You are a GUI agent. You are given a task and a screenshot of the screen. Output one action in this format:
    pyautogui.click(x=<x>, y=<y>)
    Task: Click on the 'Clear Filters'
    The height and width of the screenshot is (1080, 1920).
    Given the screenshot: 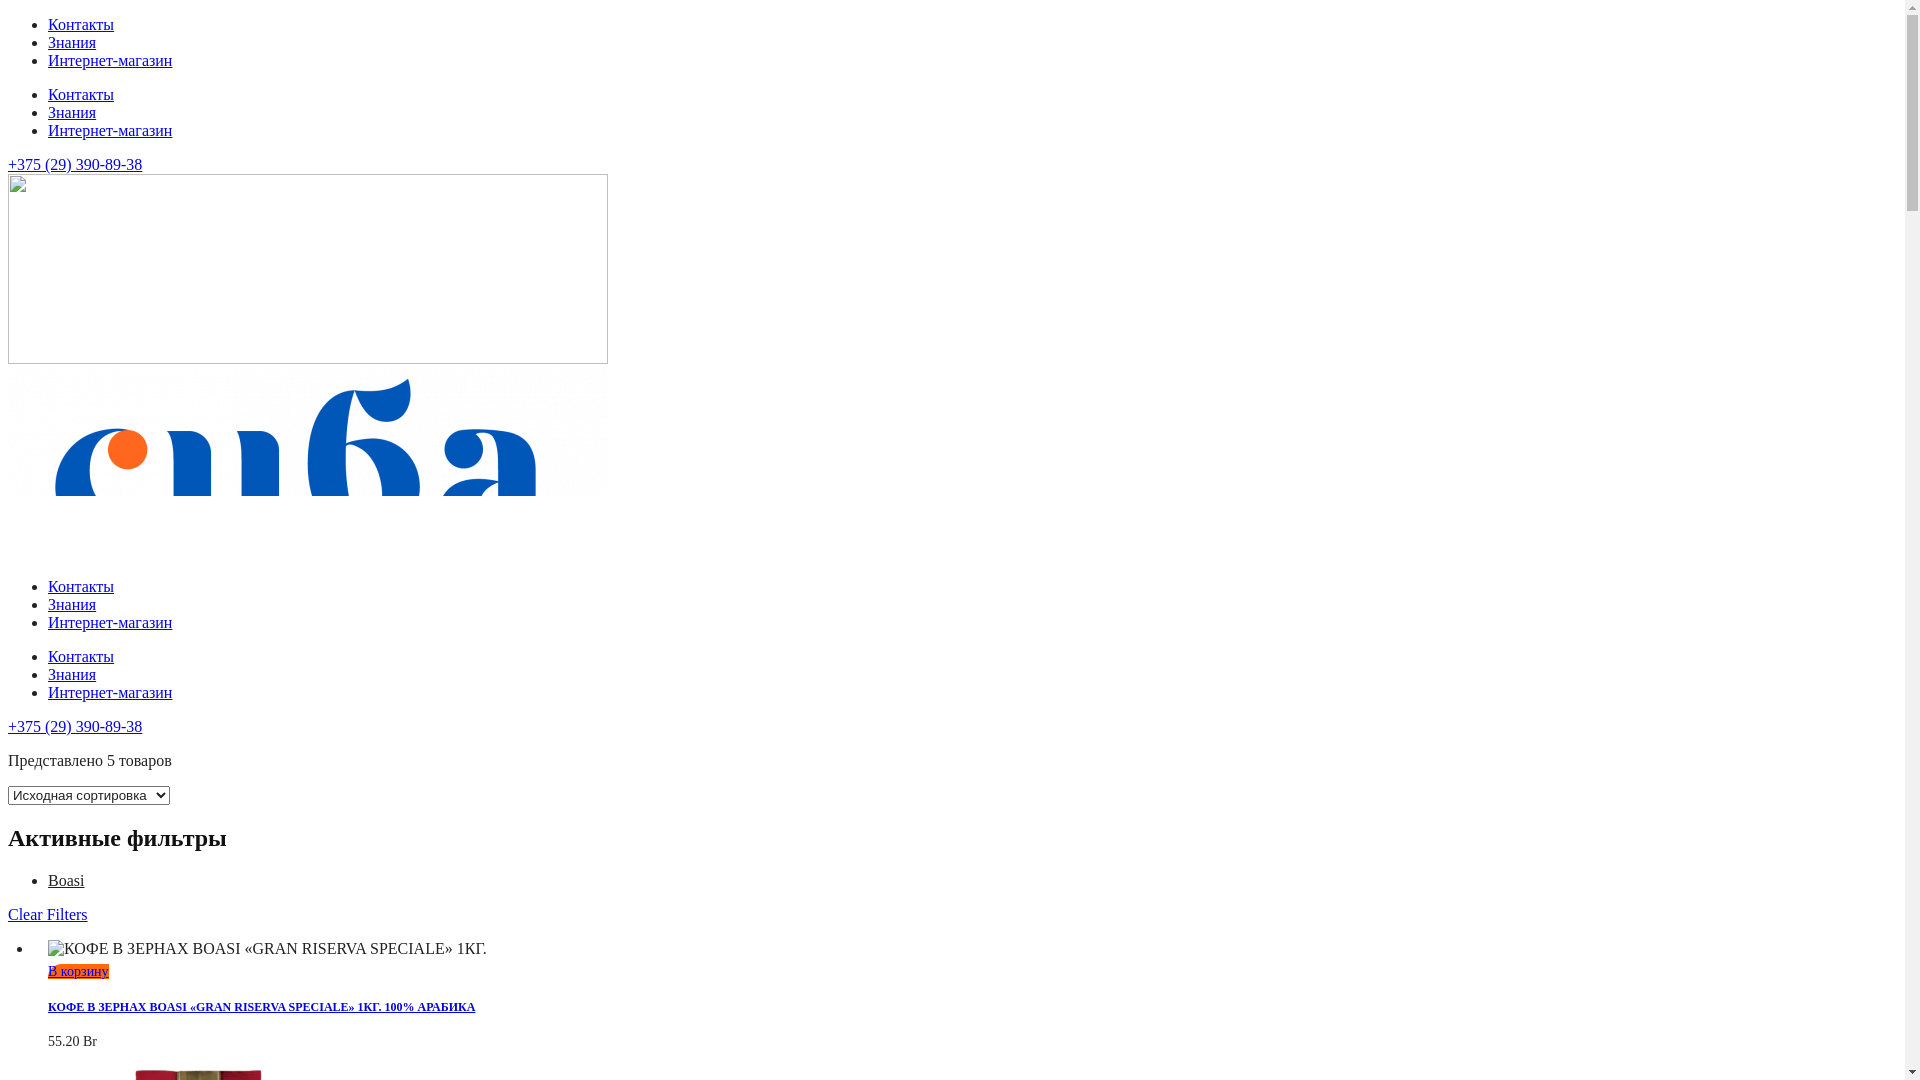 What is the action you would take?
    pyautogui.click(x=48, y=914)
    